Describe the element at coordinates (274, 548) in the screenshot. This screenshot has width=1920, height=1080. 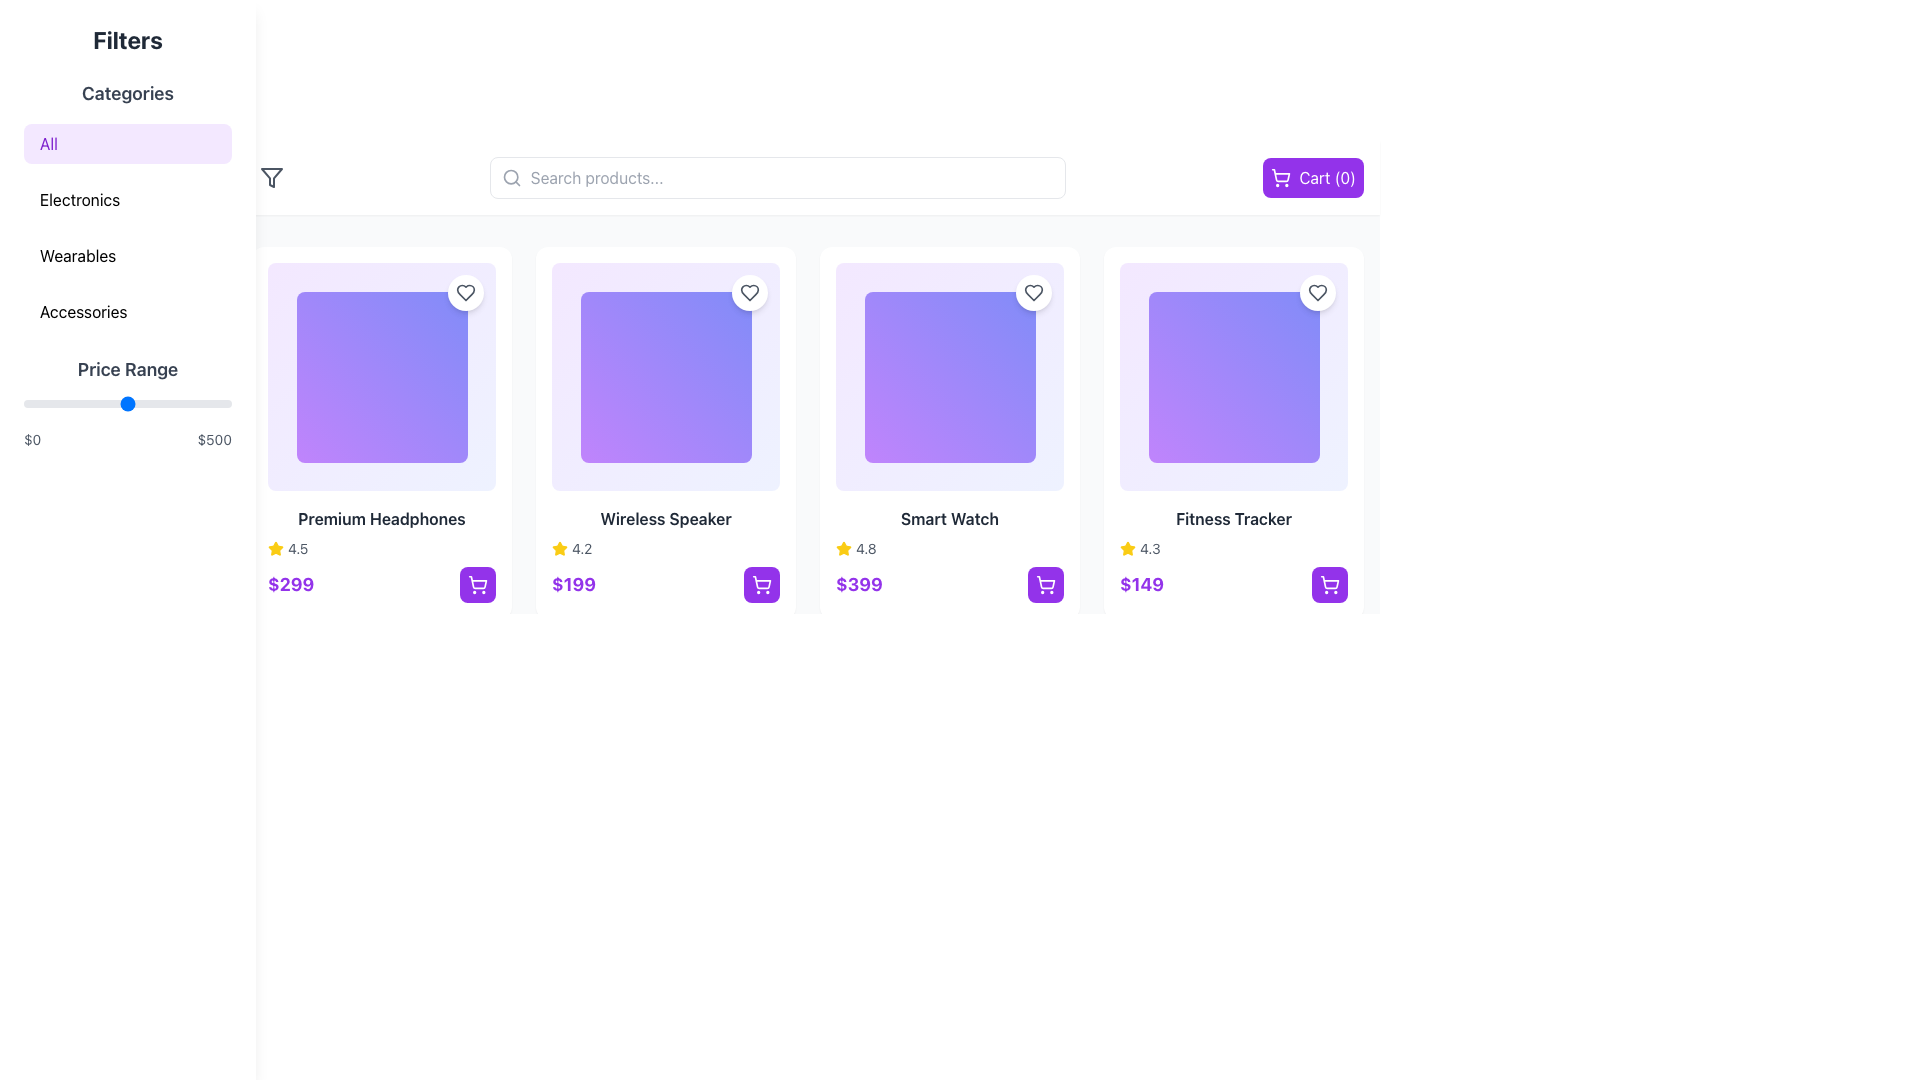
I see `the yellow filled star icon indicating a rating for 'Premium Headphones', positioned left of the text '4.5'` at that location.